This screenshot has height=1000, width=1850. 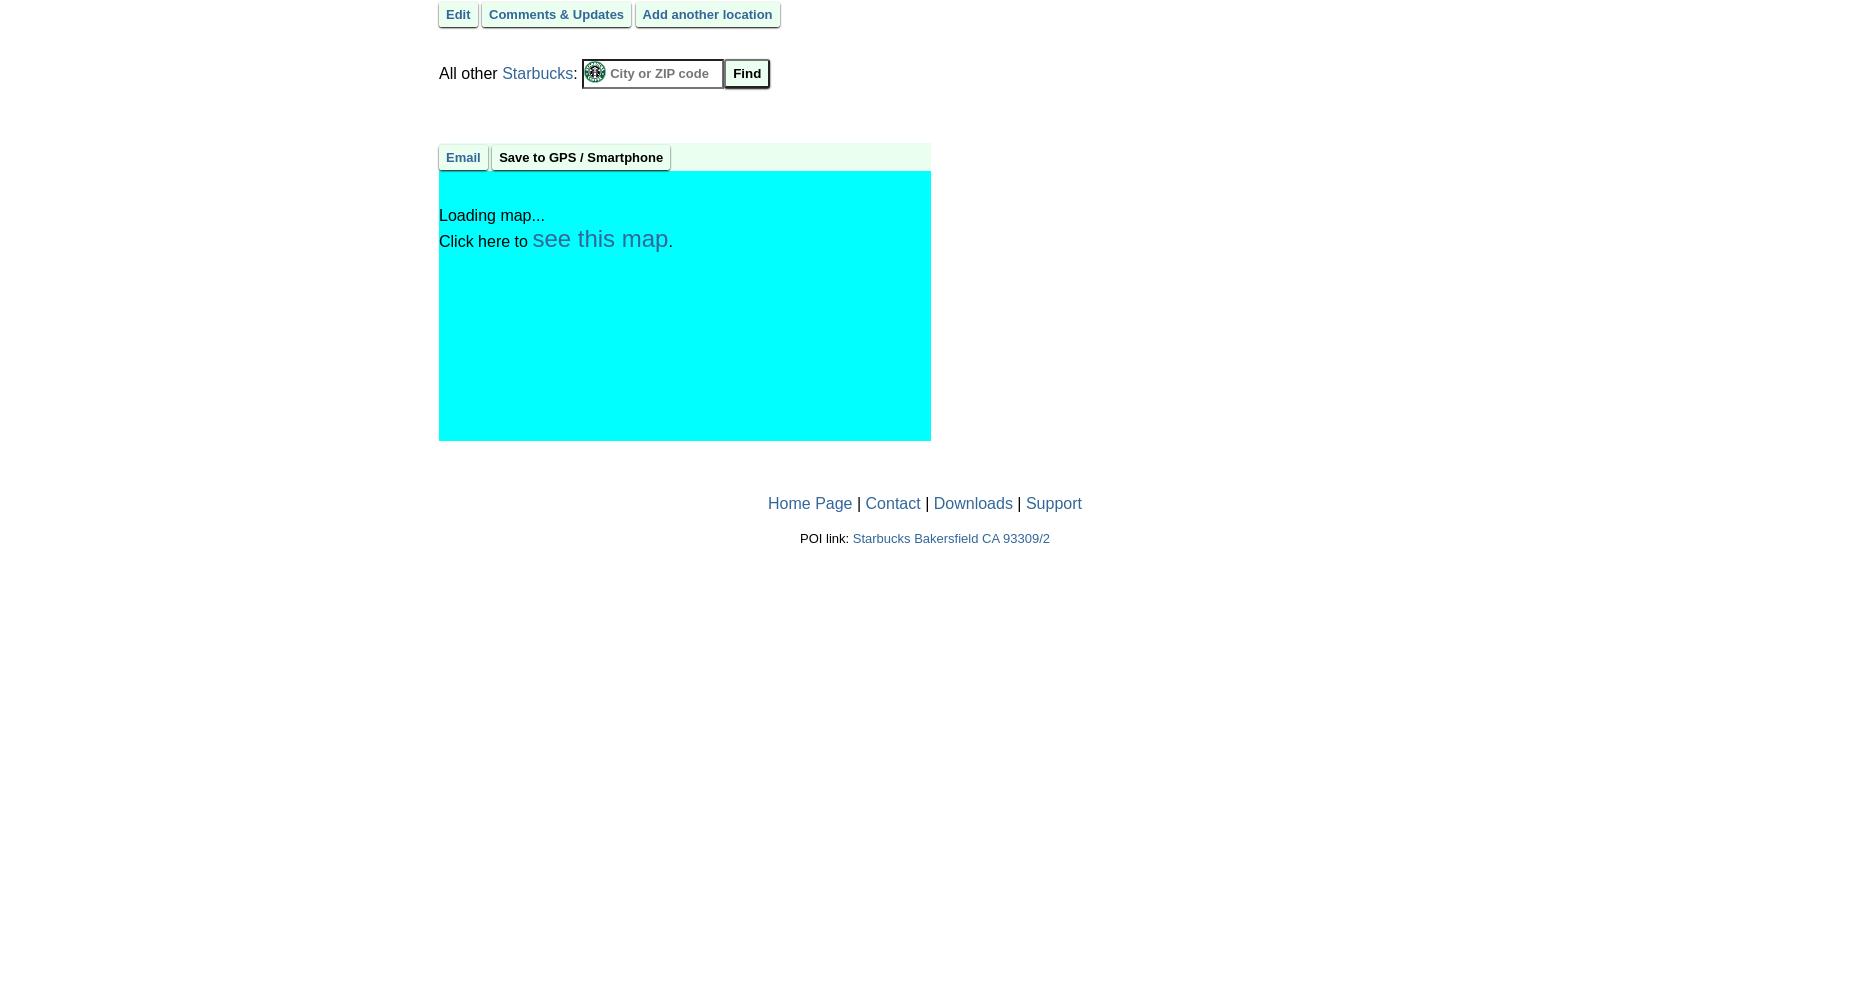 I want to click on 'Support', so click(x=1052, y=502).